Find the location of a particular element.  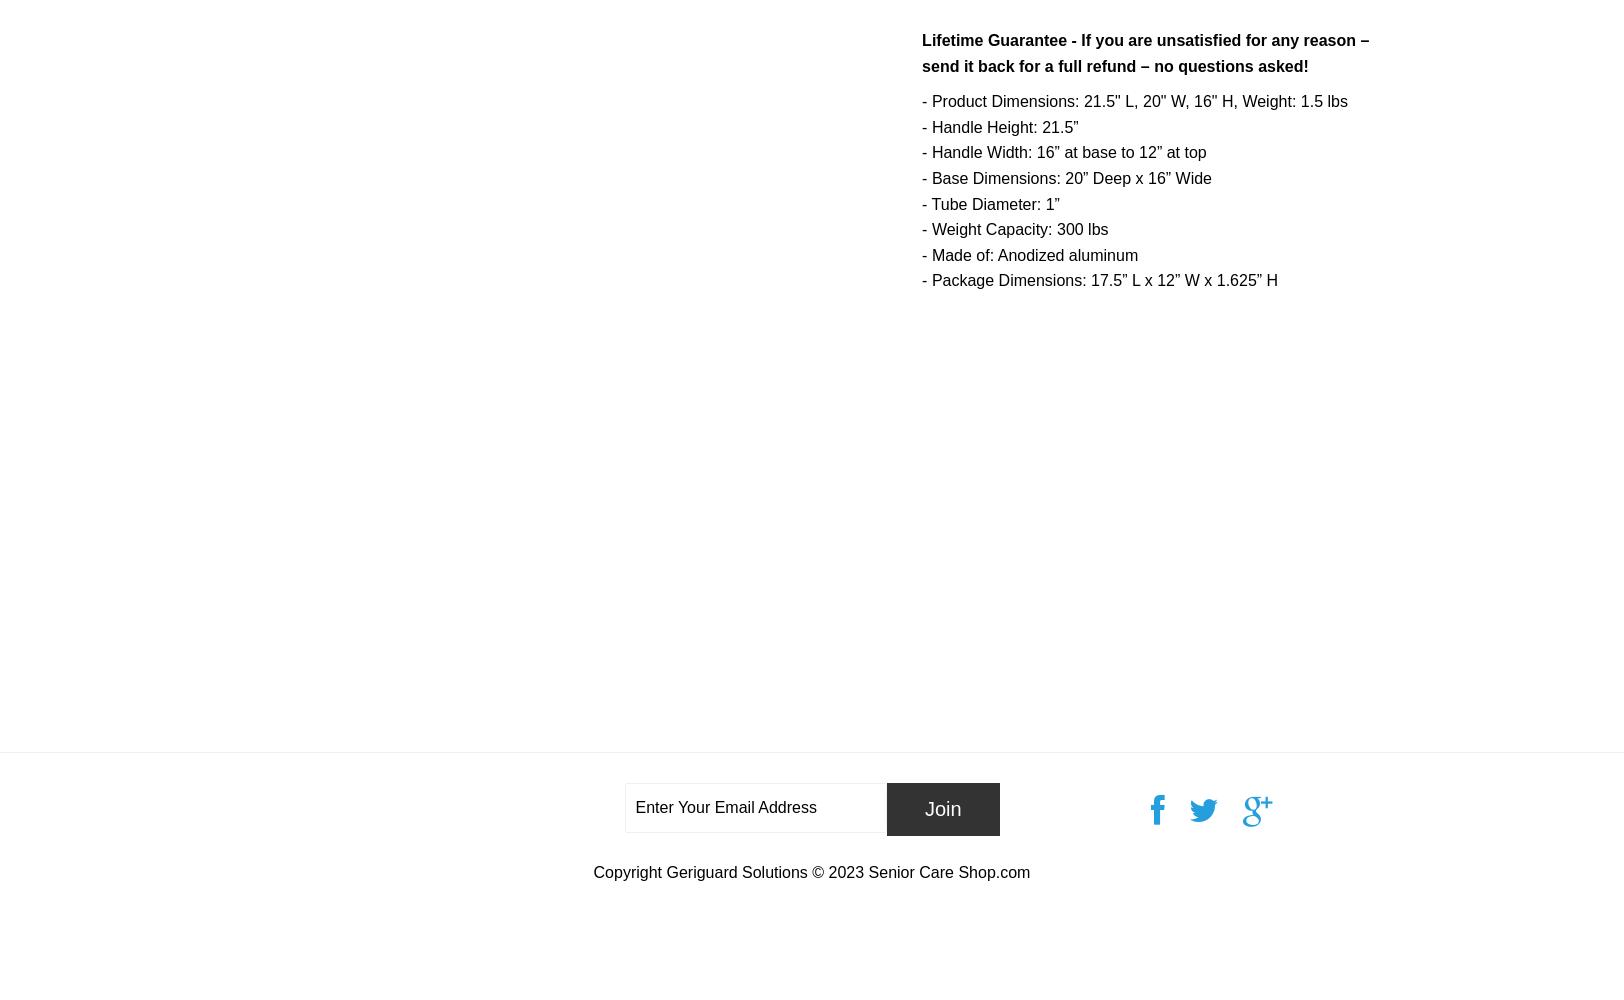

'- Tube Diameter: 1”' is located at coordinates (990, 202).